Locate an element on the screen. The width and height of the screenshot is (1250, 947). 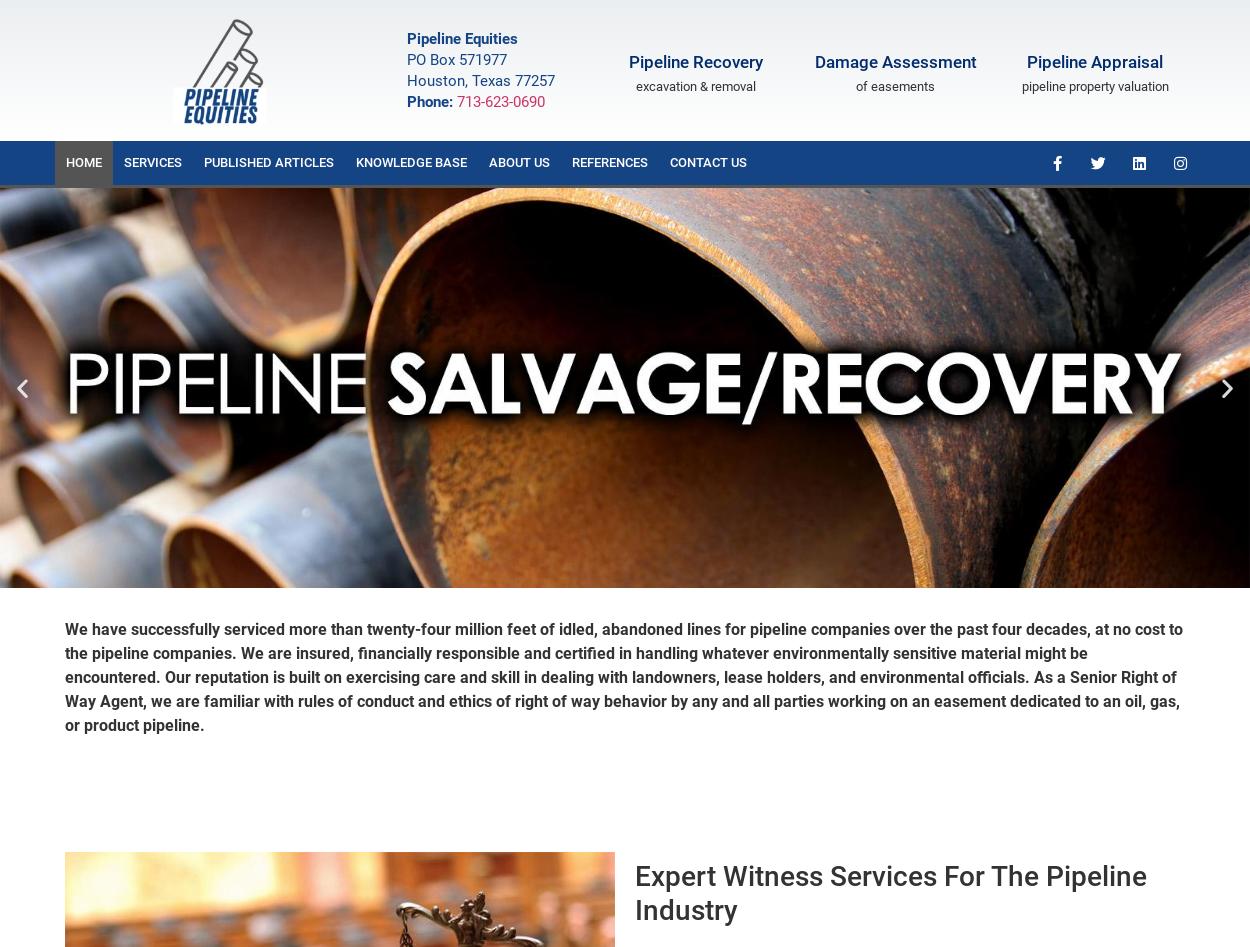
'Damage Assessment' is located at coordinates (895, 62).